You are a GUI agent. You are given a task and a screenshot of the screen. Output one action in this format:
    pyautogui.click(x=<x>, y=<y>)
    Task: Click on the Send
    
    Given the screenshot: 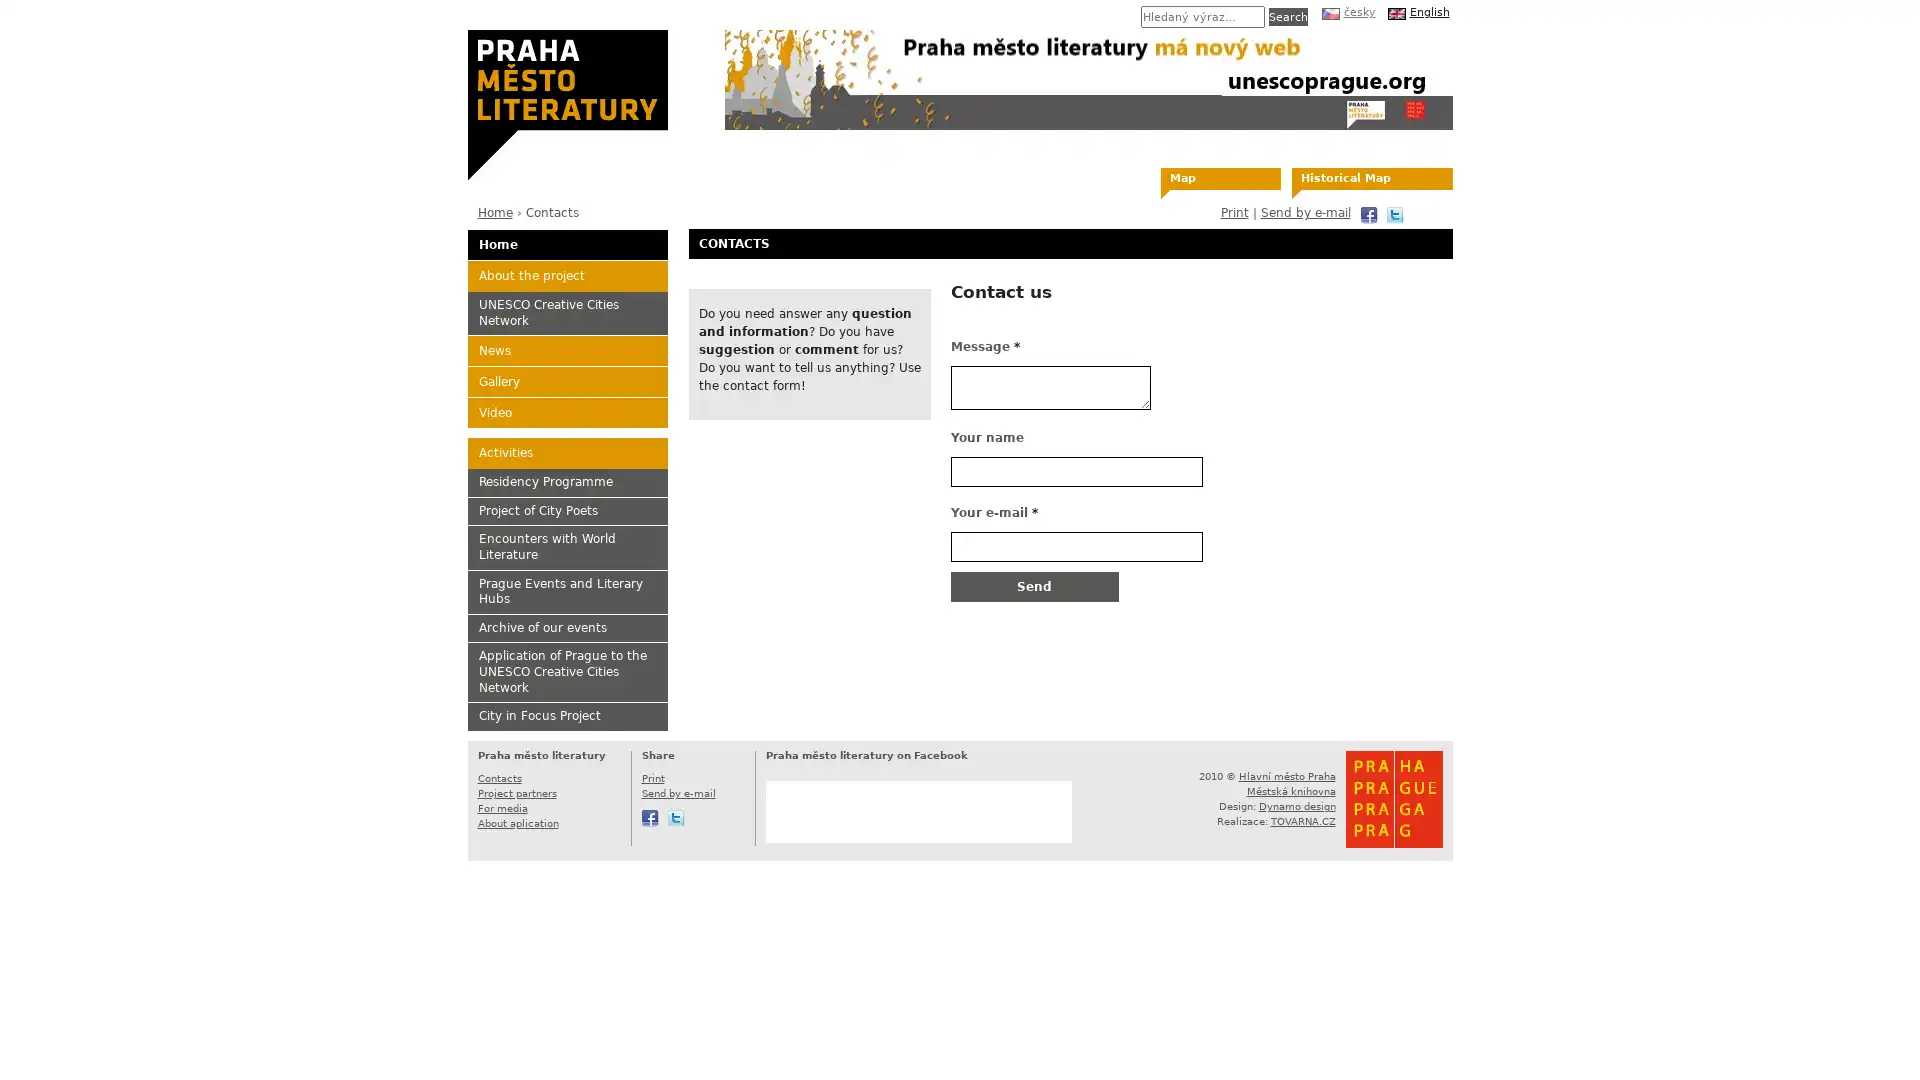 What is the action you would take?
    pyautogui.click(x=1033, y=585)
    